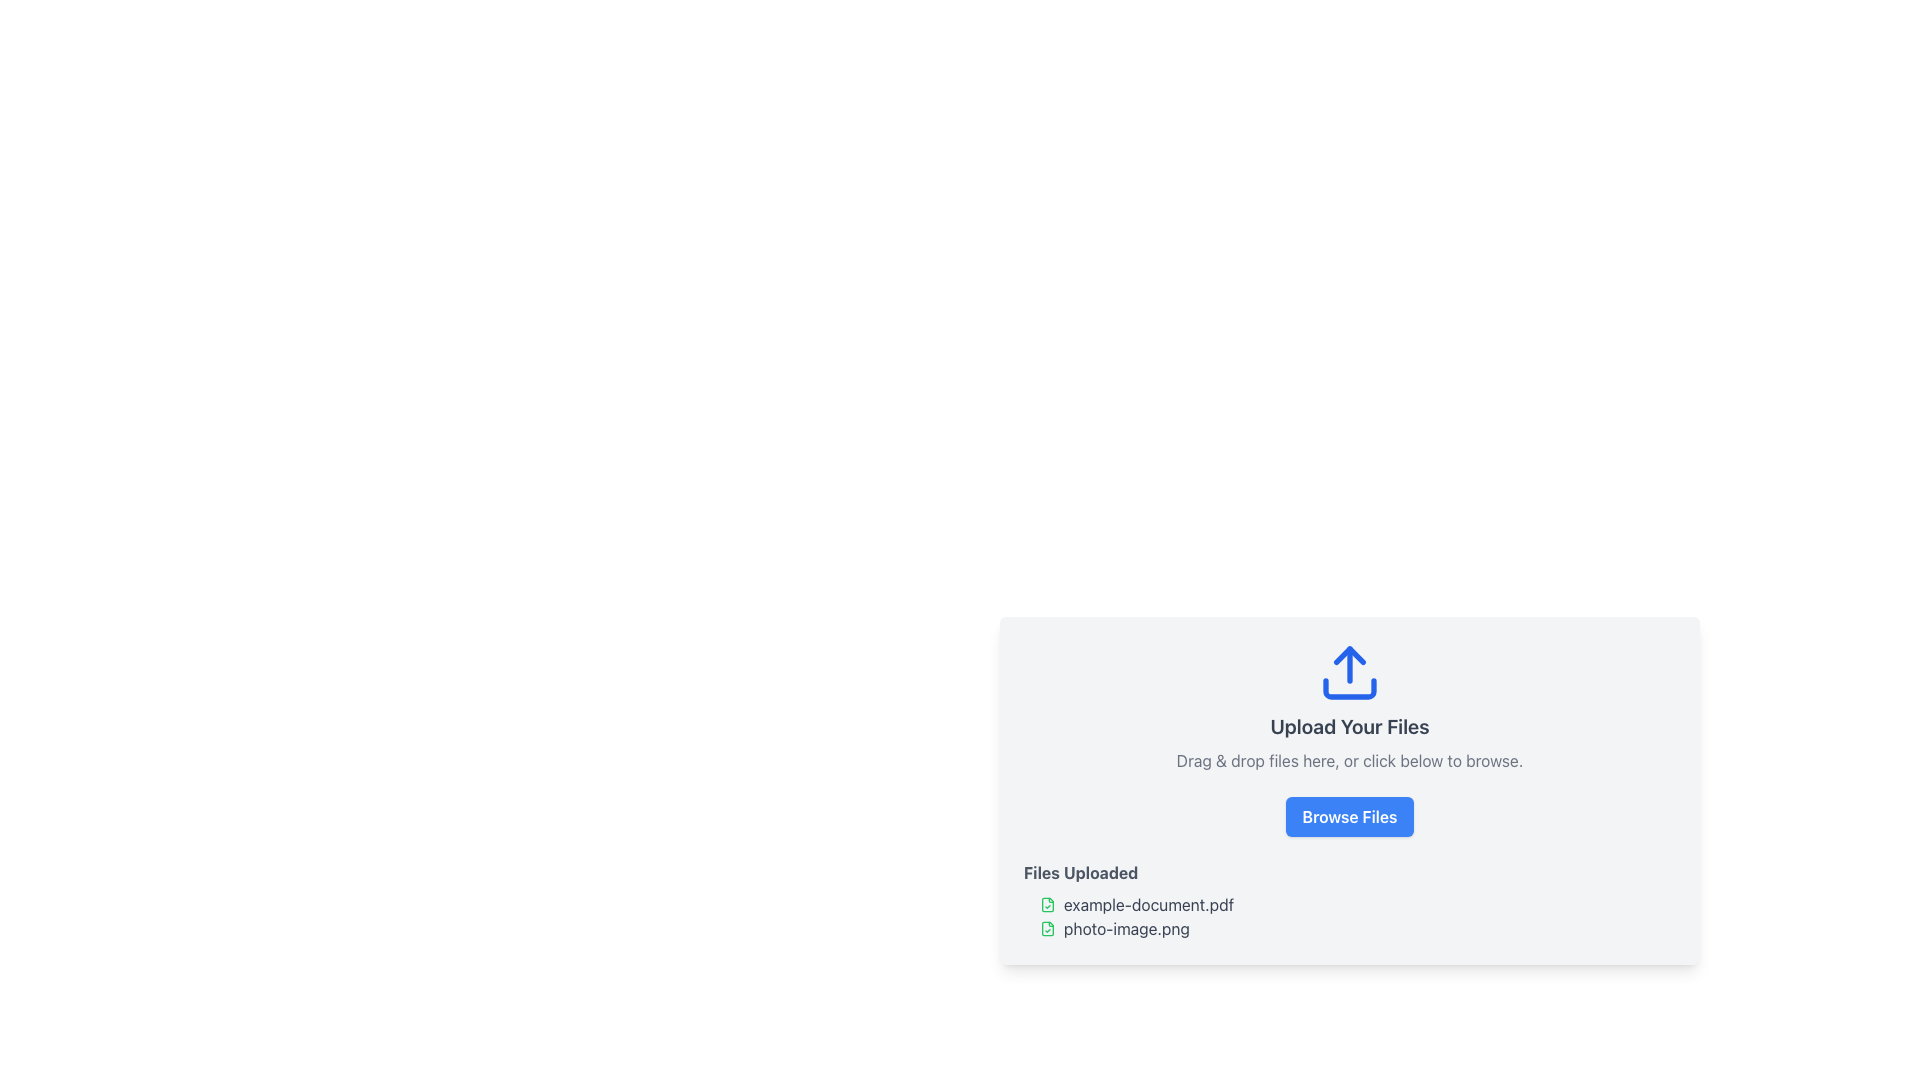 Image resolution: width=1920 pixels, height=1080 pixels. Describe the element at coordinates (1349, 672) in the screenshot. I see `the decorative icon that visually reinforces the file upload functionality, located at the top center of the 'Upload Your Files' box` at that location.